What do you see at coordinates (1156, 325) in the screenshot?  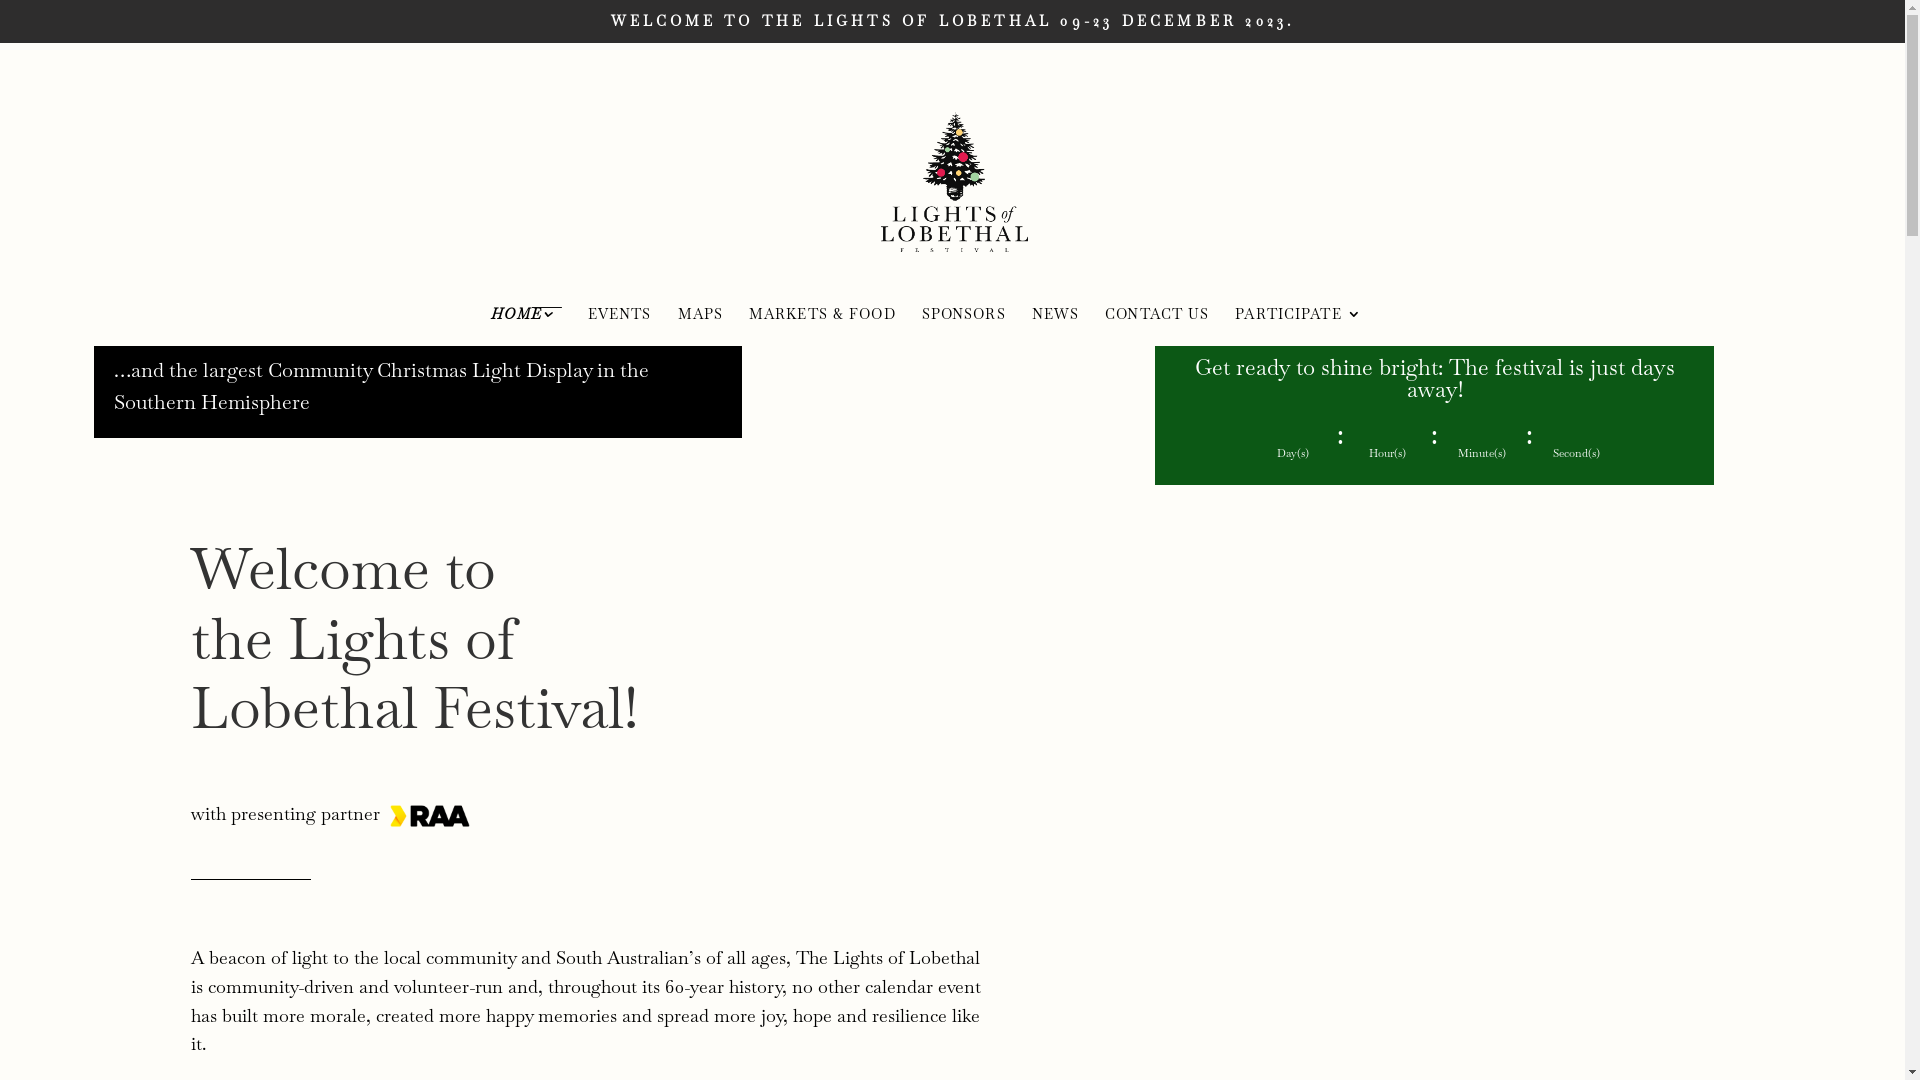 I see `'CONTACT US'` at bounding box center [1156, 325].